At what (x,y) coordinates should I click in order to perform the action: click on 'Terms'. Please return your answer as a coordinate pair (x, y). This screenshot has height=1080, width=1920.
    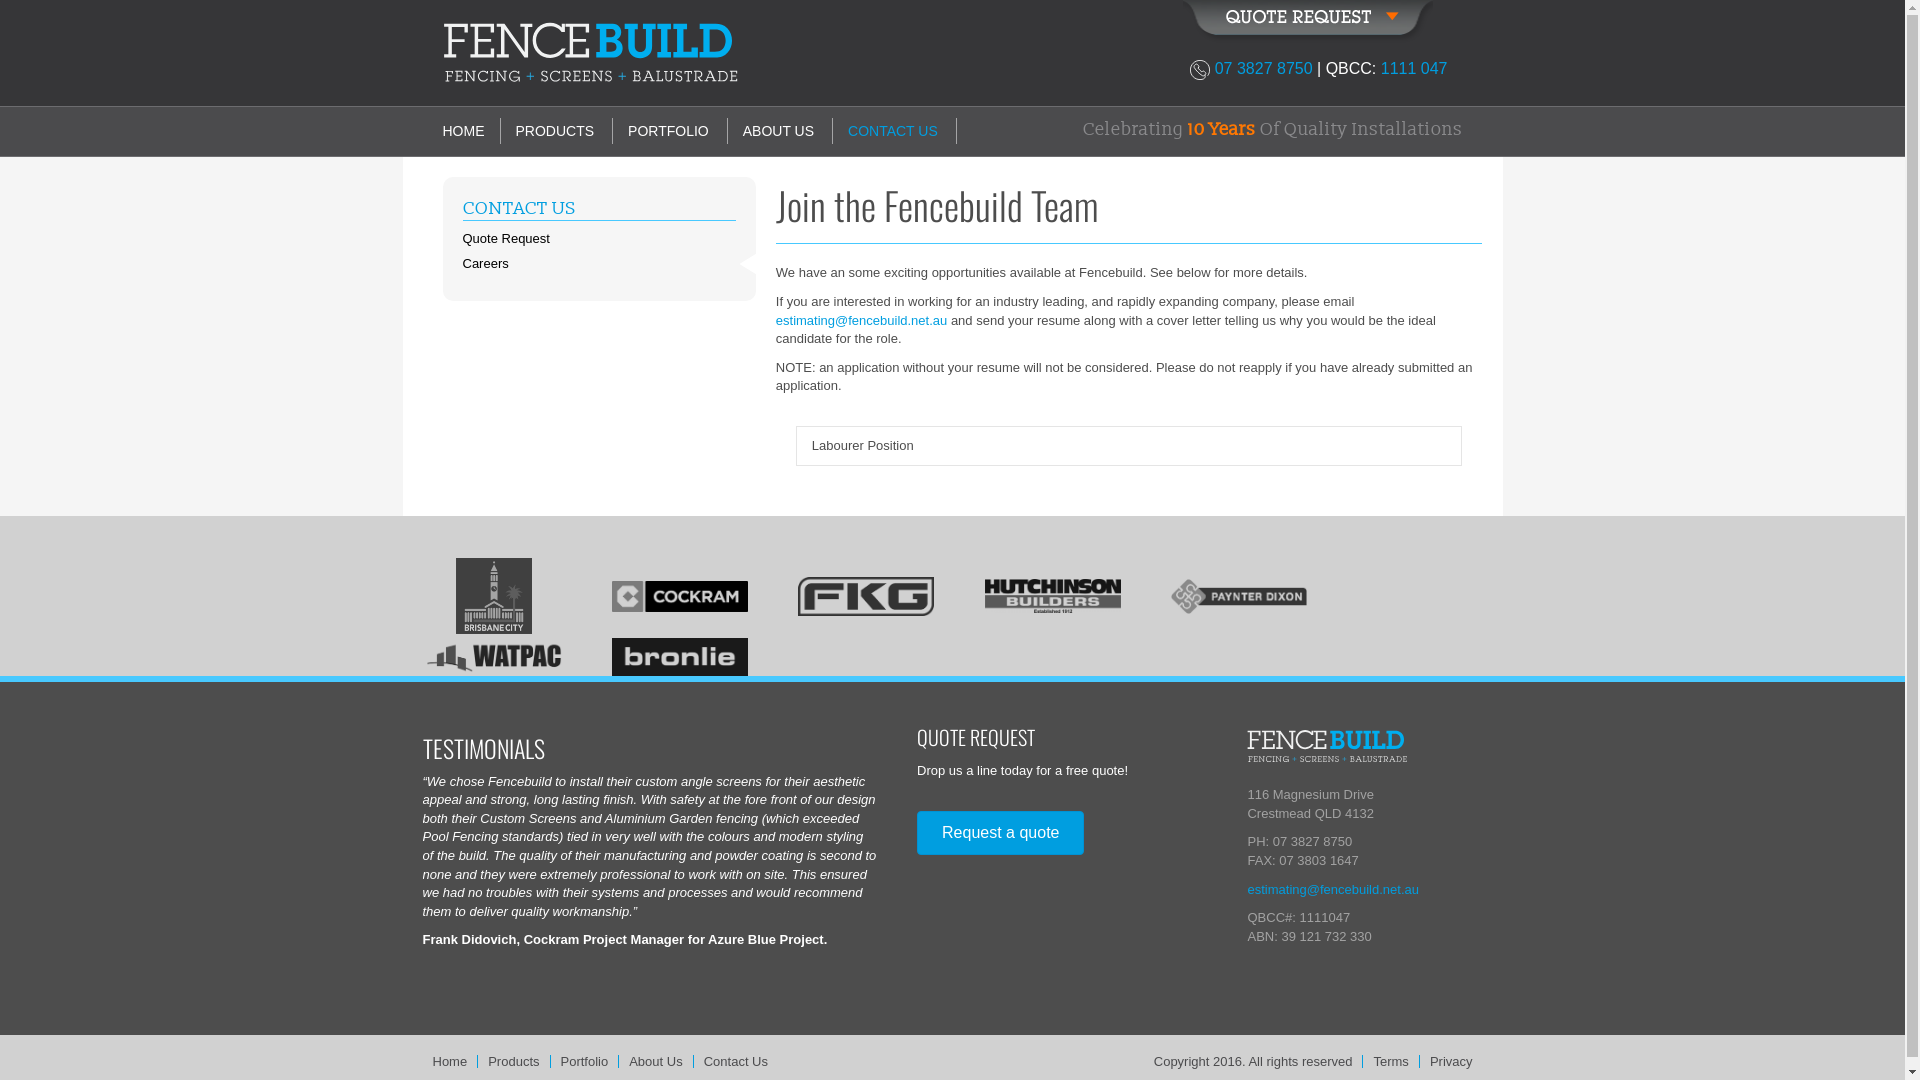
    Looking at the image, I should click on (1362, 1060).